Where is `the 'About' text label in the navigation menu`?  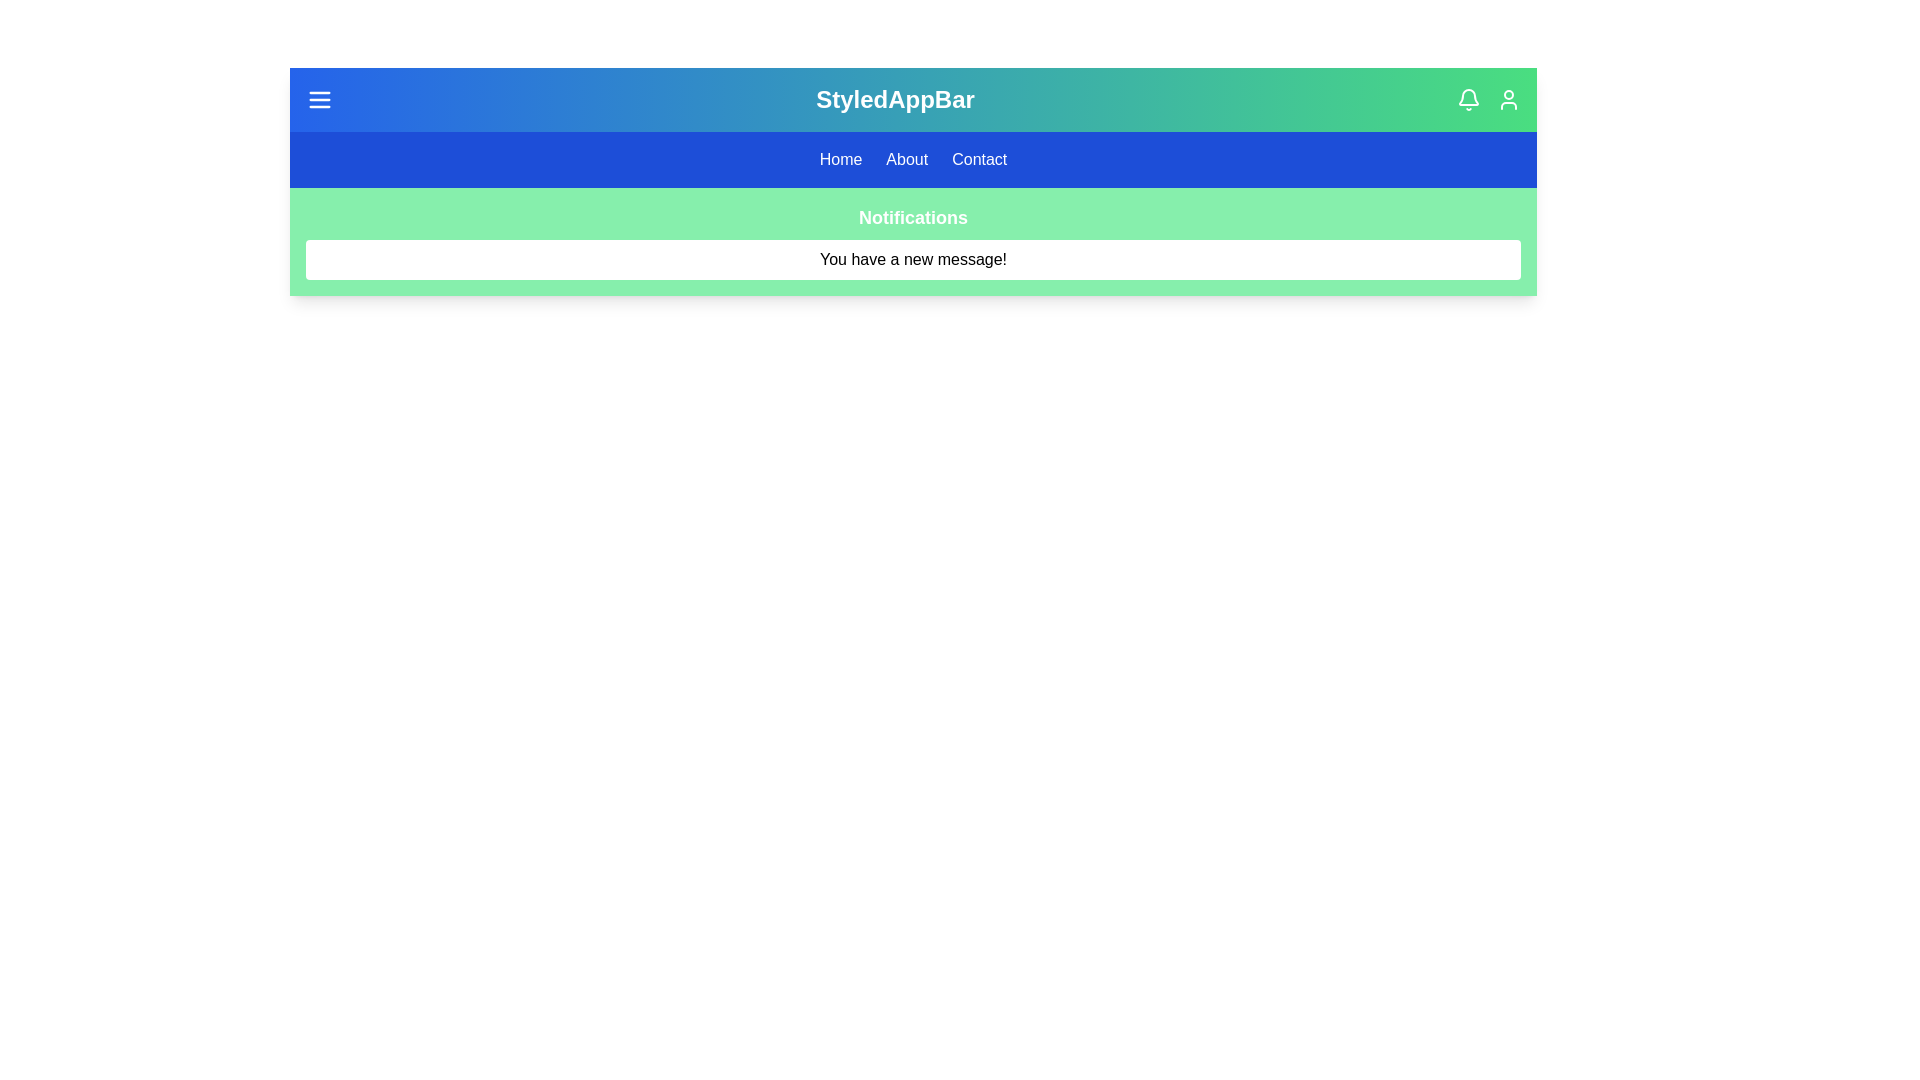
the 'About' text label in the navigation menu is located at coordinates (906, 158).